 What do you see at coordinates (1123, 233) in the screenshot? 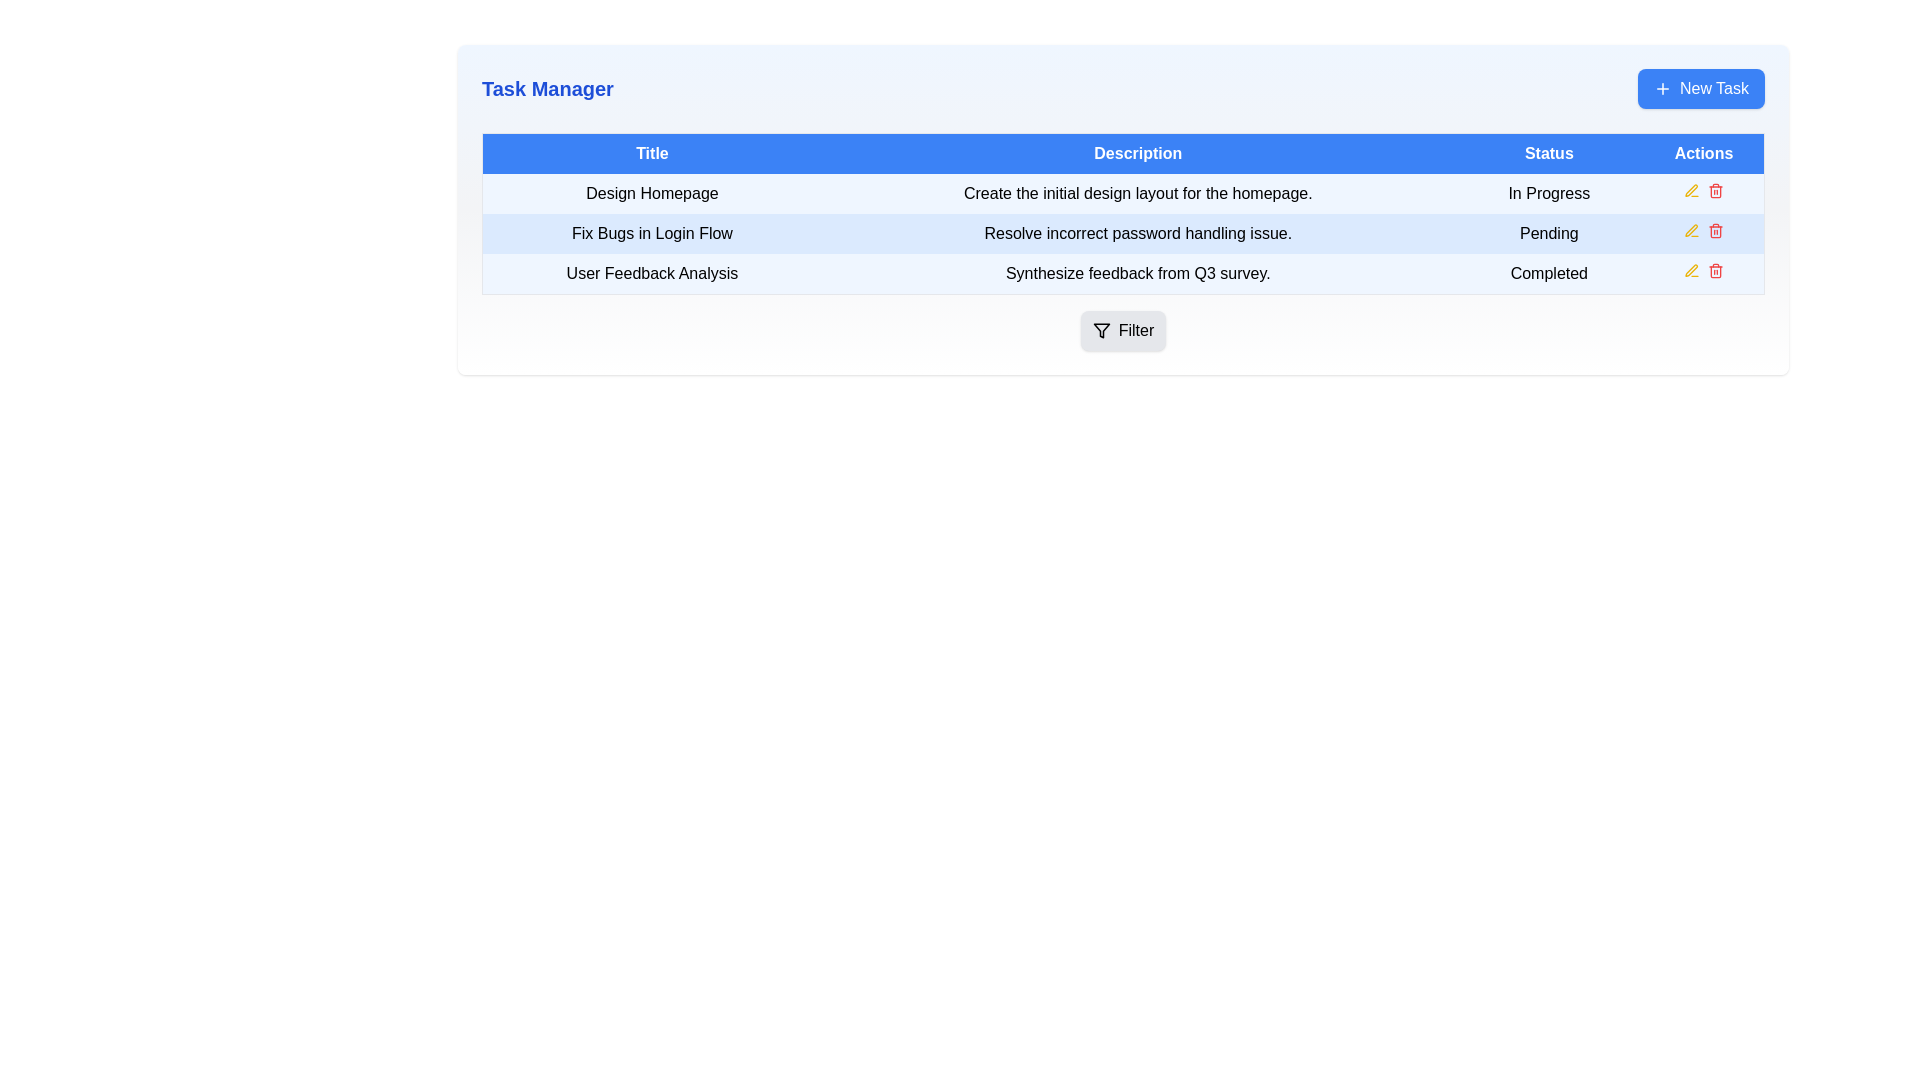
I see `to select or interact with the task represented by the second row in the task management table, which includes the title 'Fix Bugs in Login Flow', description 'Resolve incorrect password handling issue.', and status 'Pending'` at bounding box center [1123, 233].